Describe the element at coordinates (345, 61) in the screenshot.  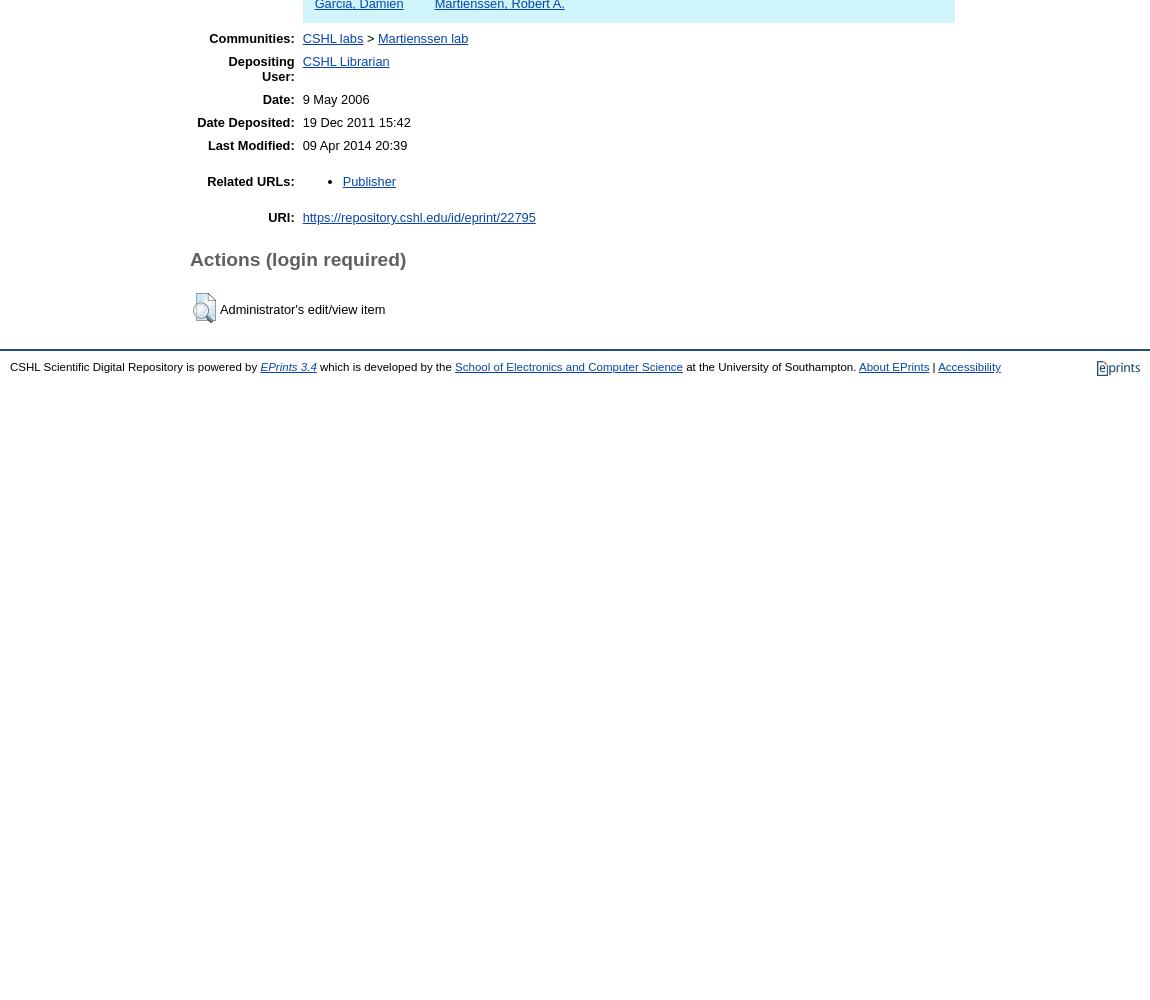
I see `'CSHL Librarian'` at that location.